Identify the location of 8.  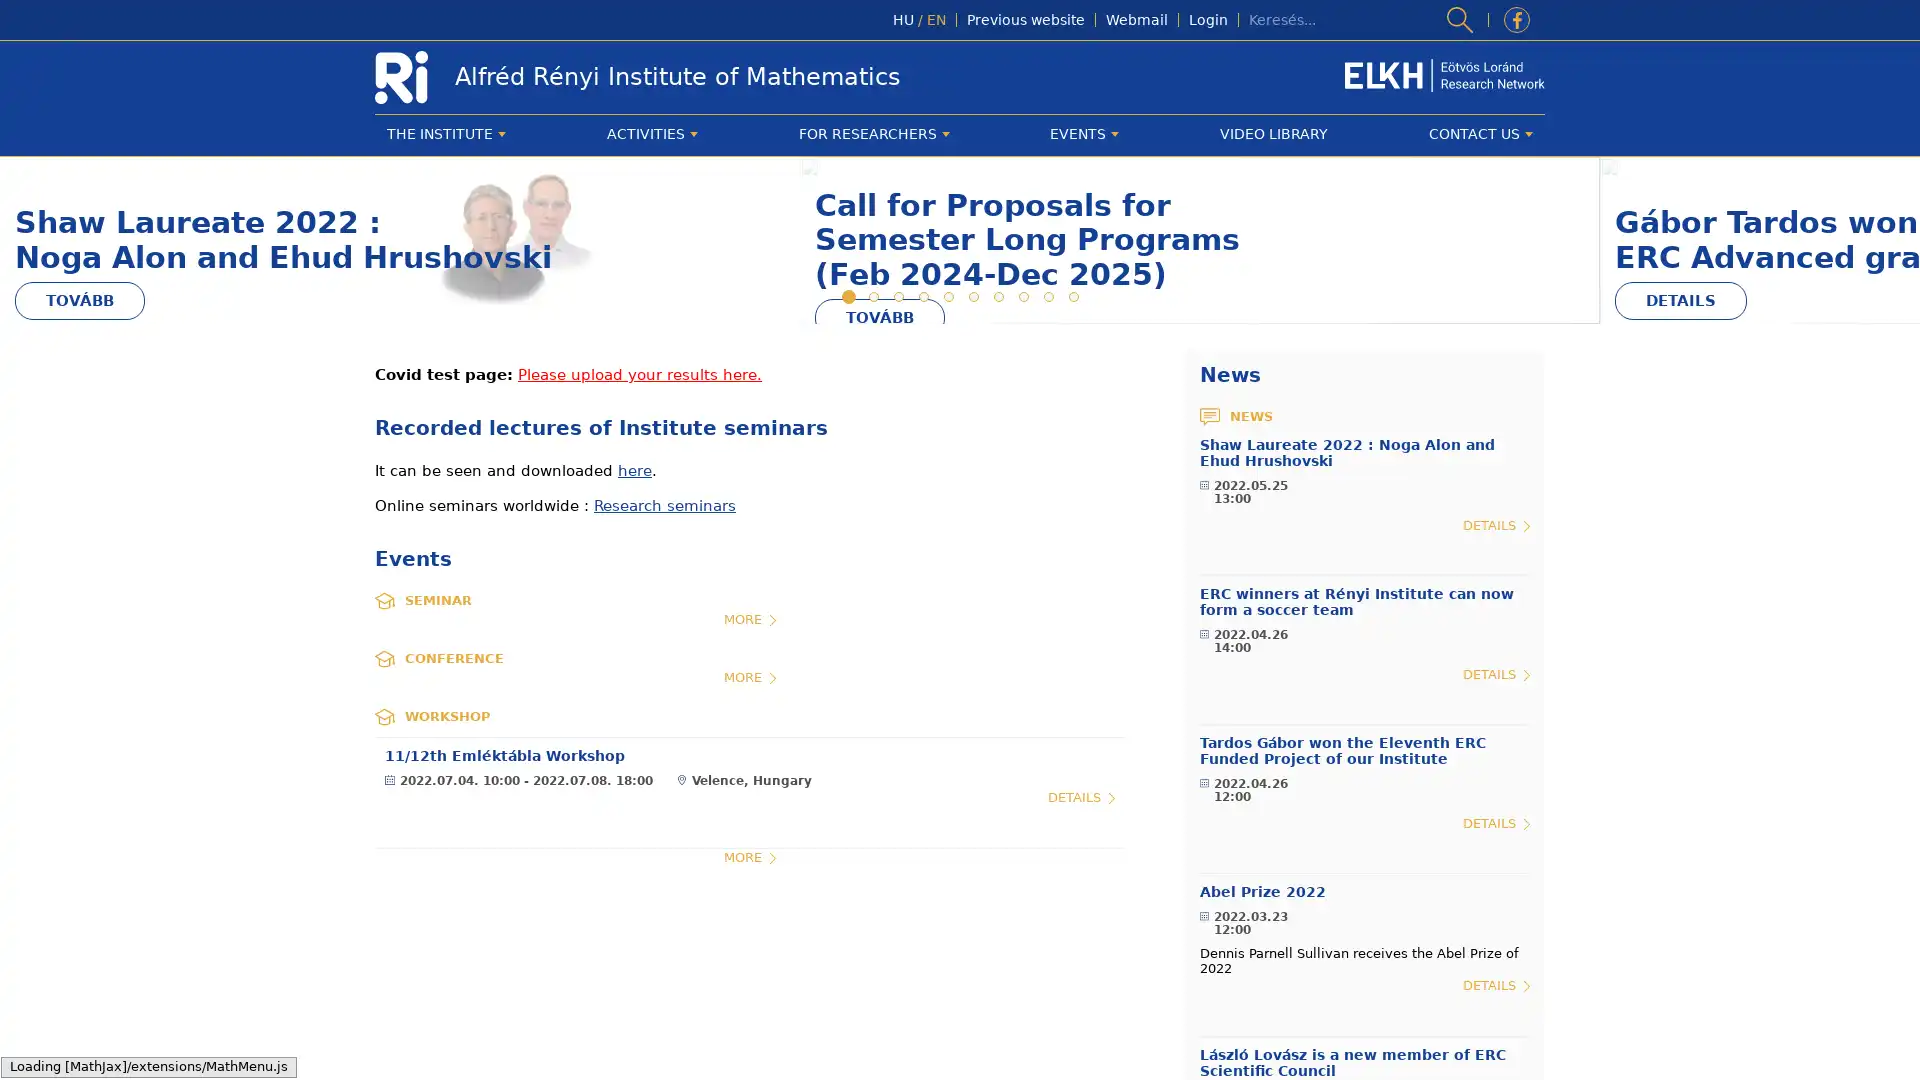
(1022, 527).